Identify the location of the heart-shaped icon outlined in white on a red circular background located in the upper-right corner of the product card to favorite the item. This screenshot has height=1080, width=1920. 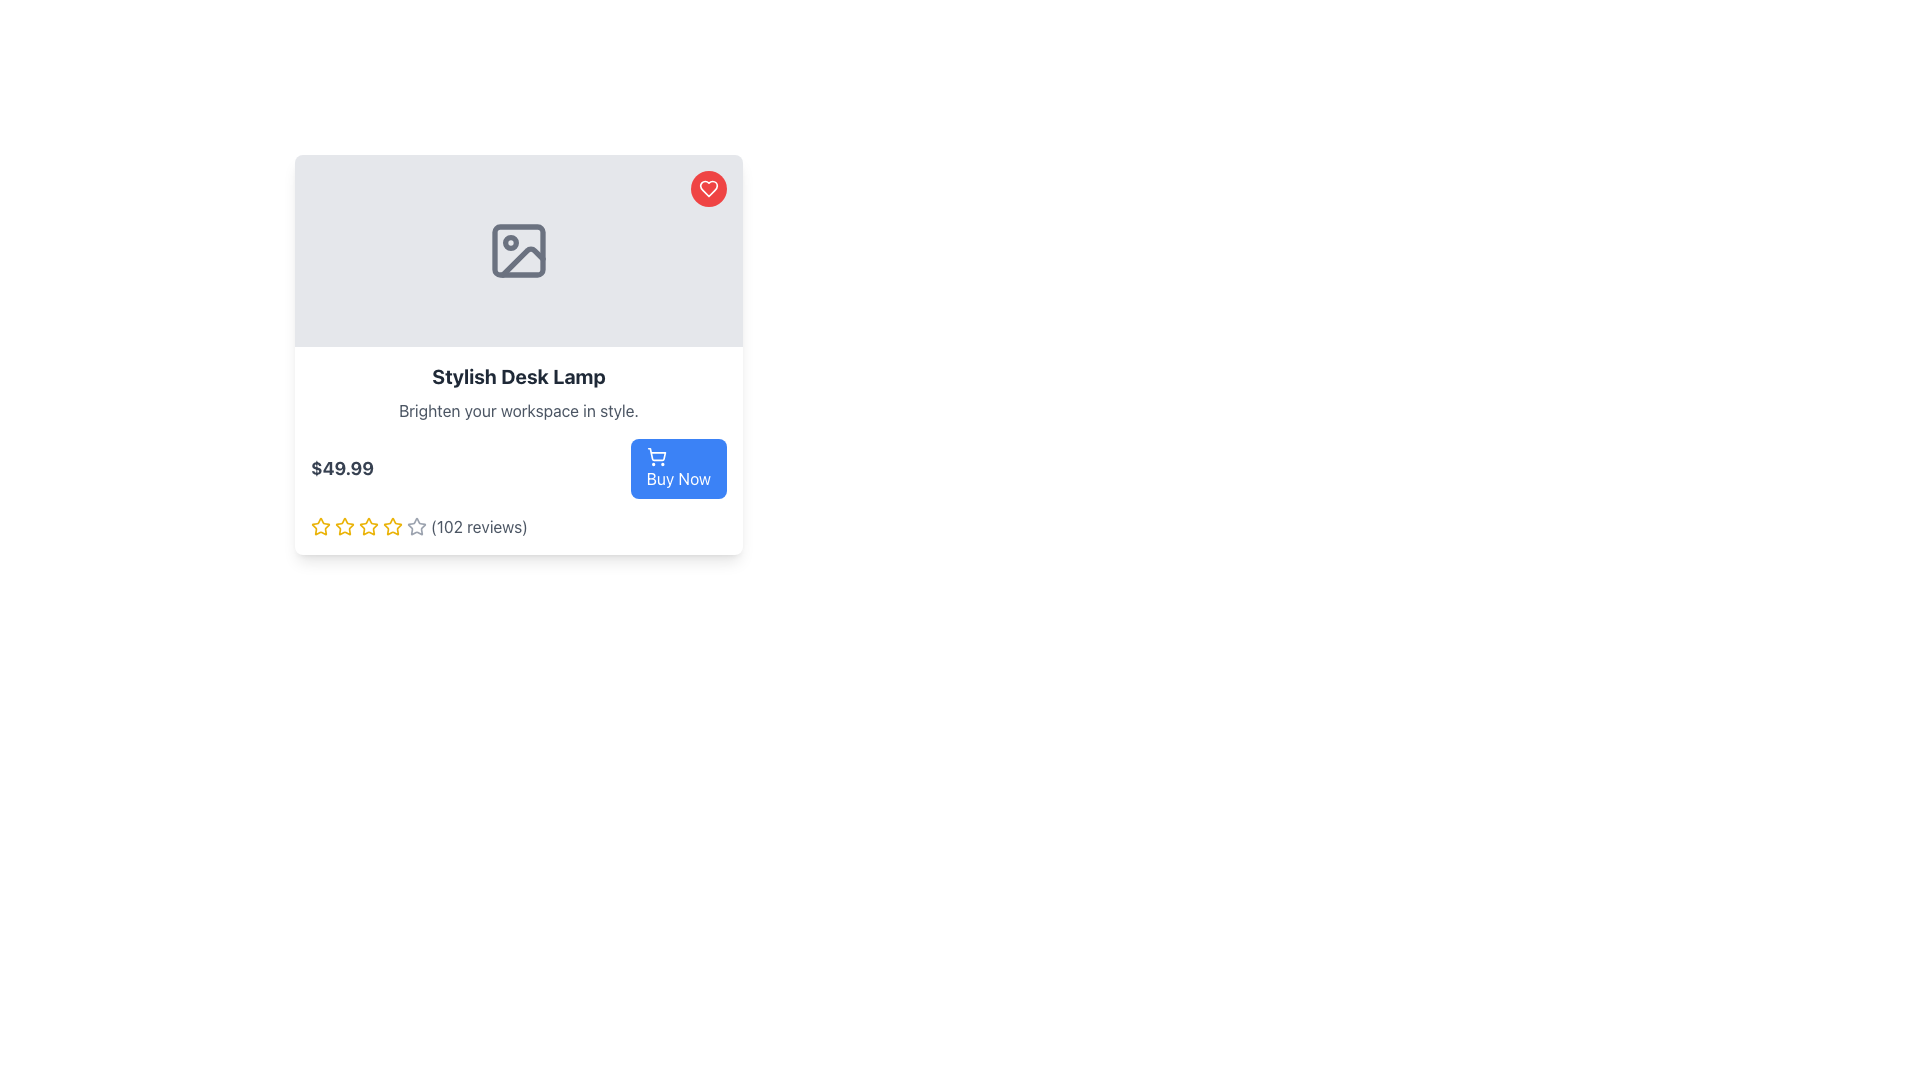
(709, 189).